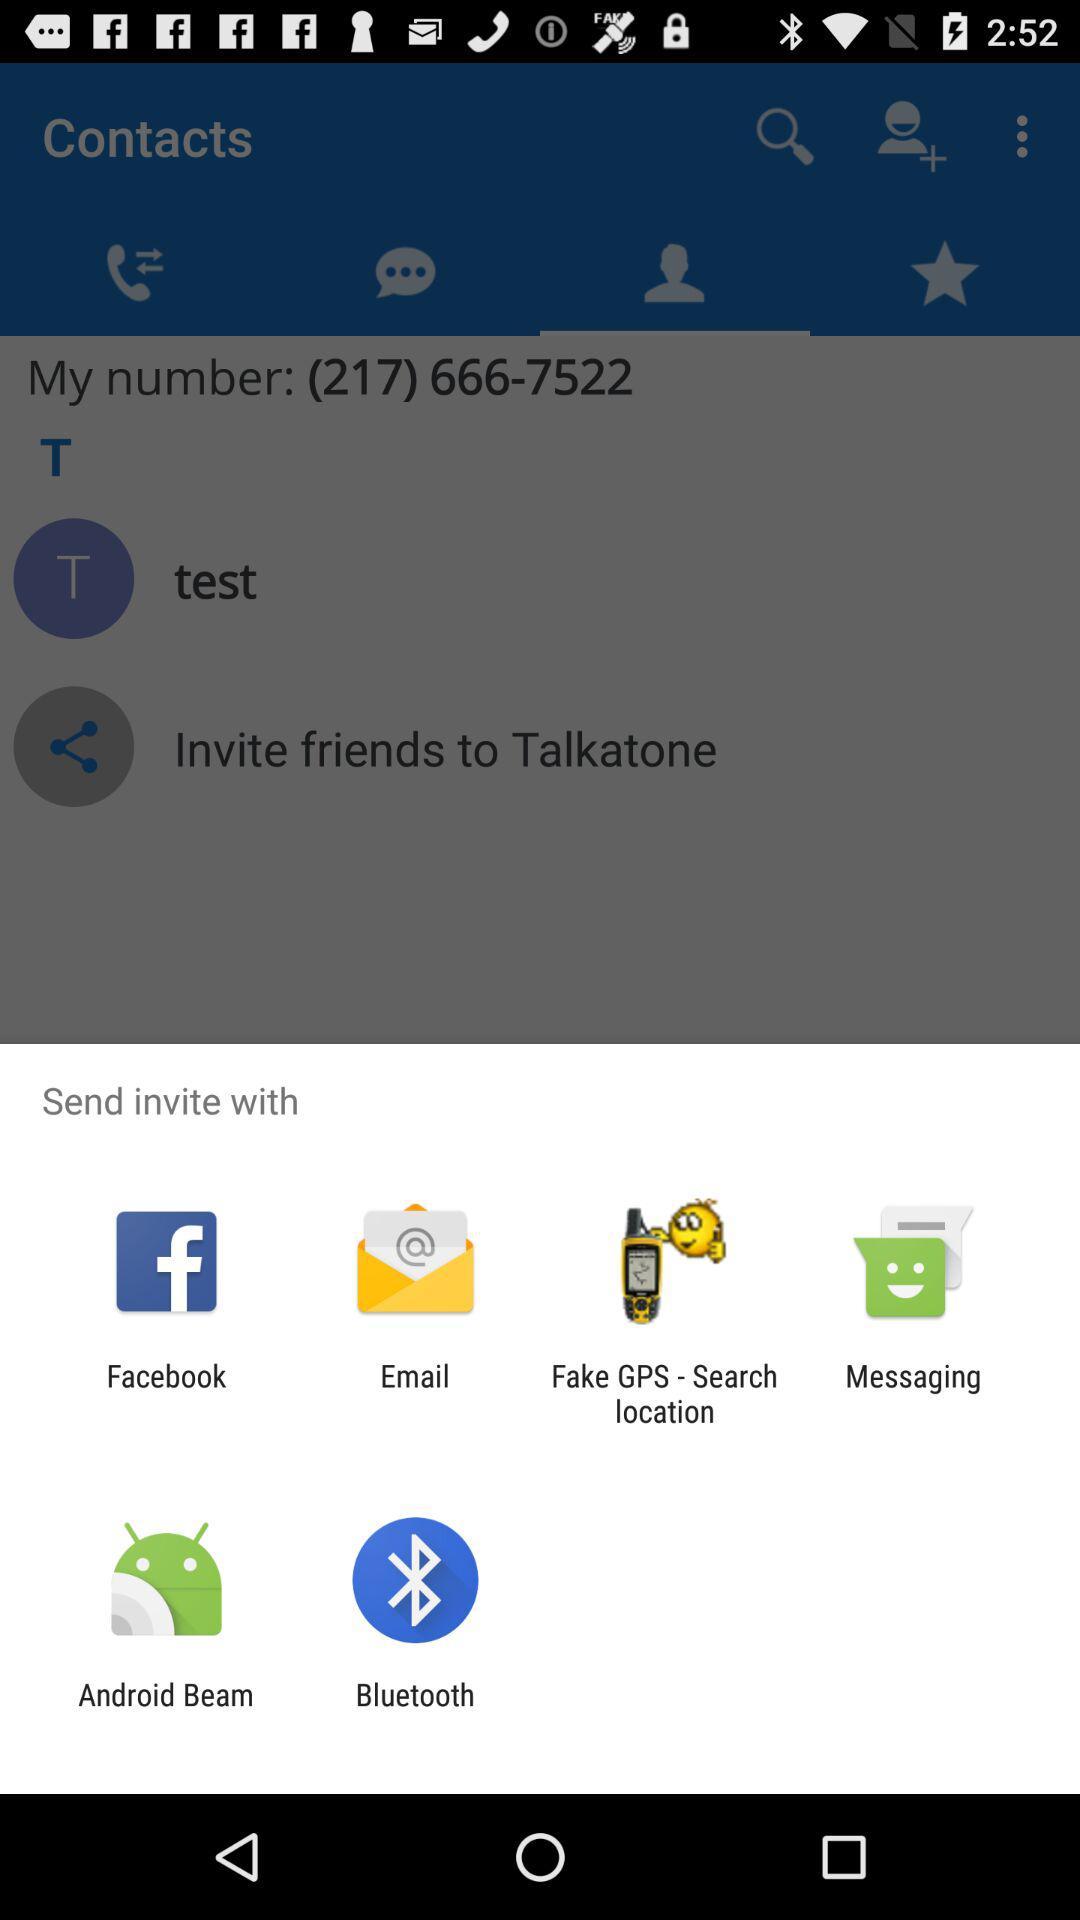  Describe the element at coordinates (165, 1392) in the screenshot. I see `facebook app` at that location.